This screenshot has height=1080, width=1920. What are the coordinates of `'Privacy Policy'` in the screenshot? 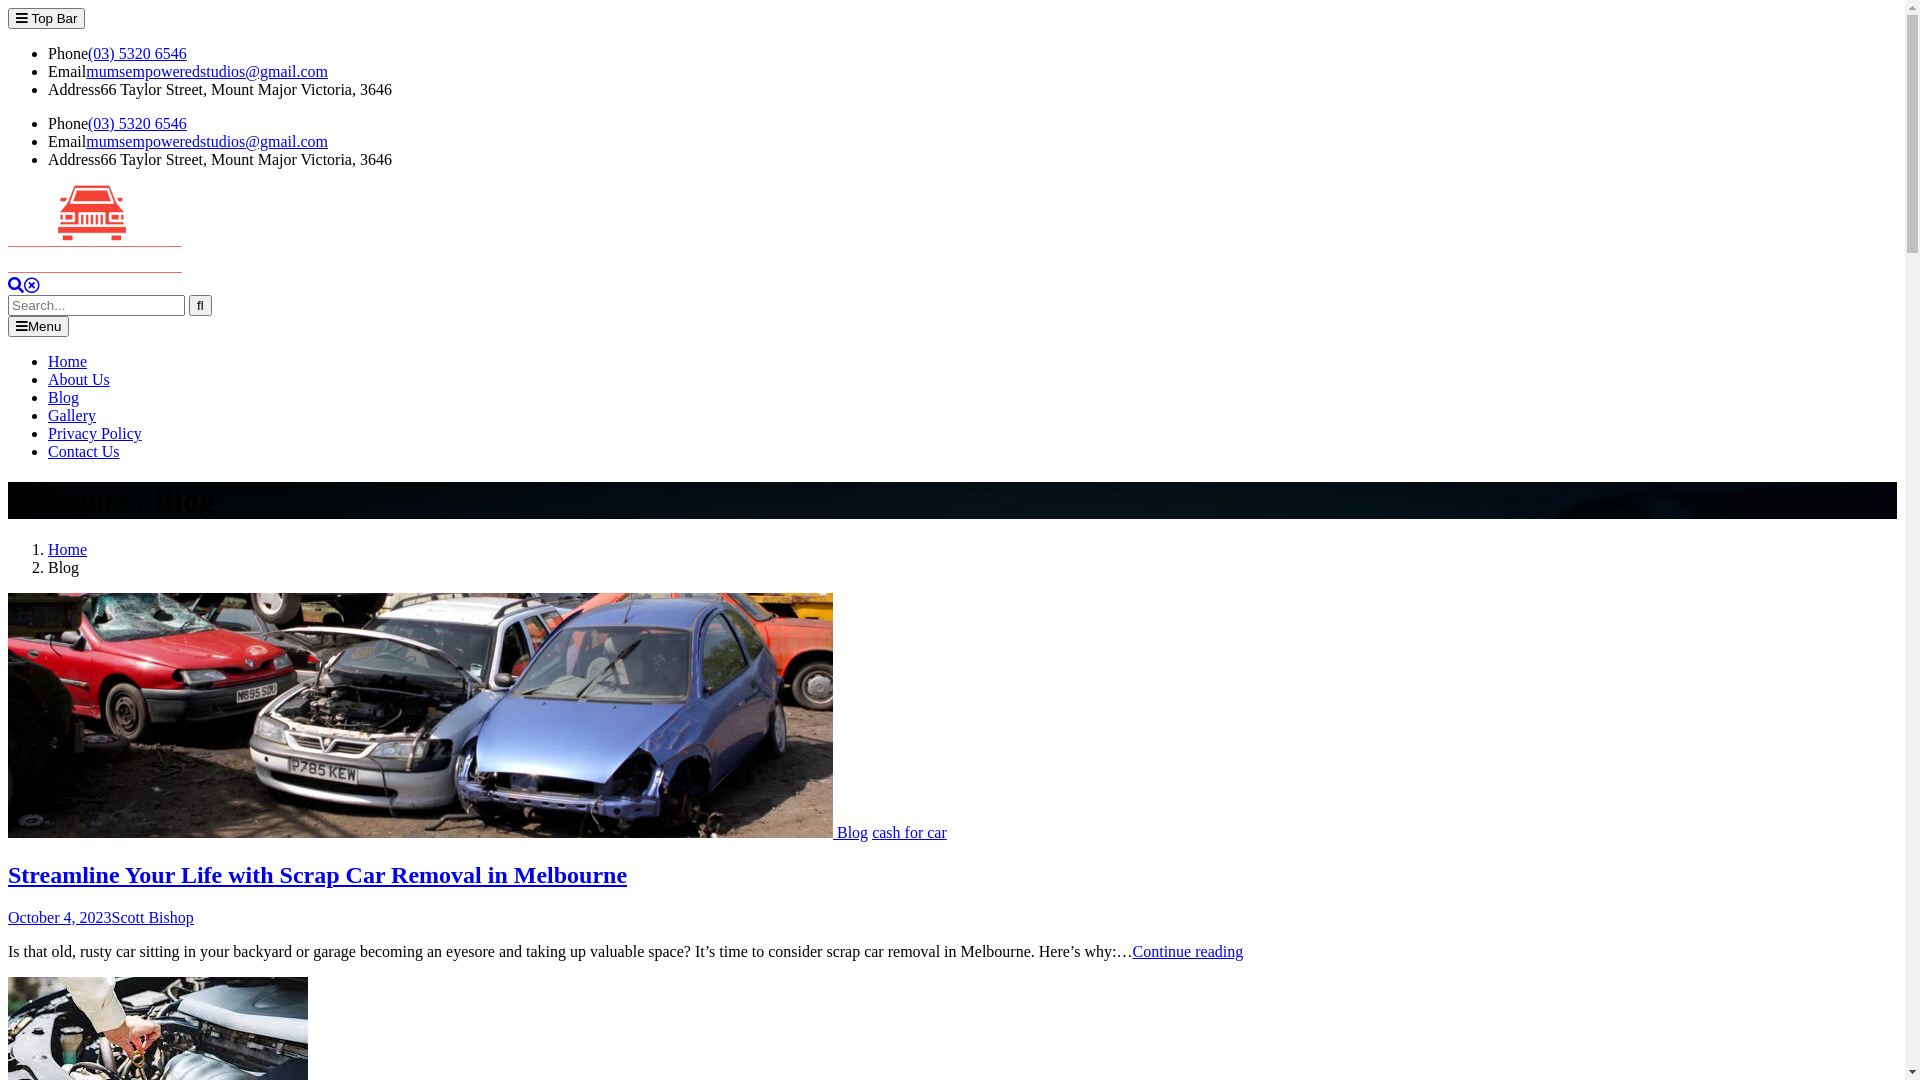 It's located at (94, 432).